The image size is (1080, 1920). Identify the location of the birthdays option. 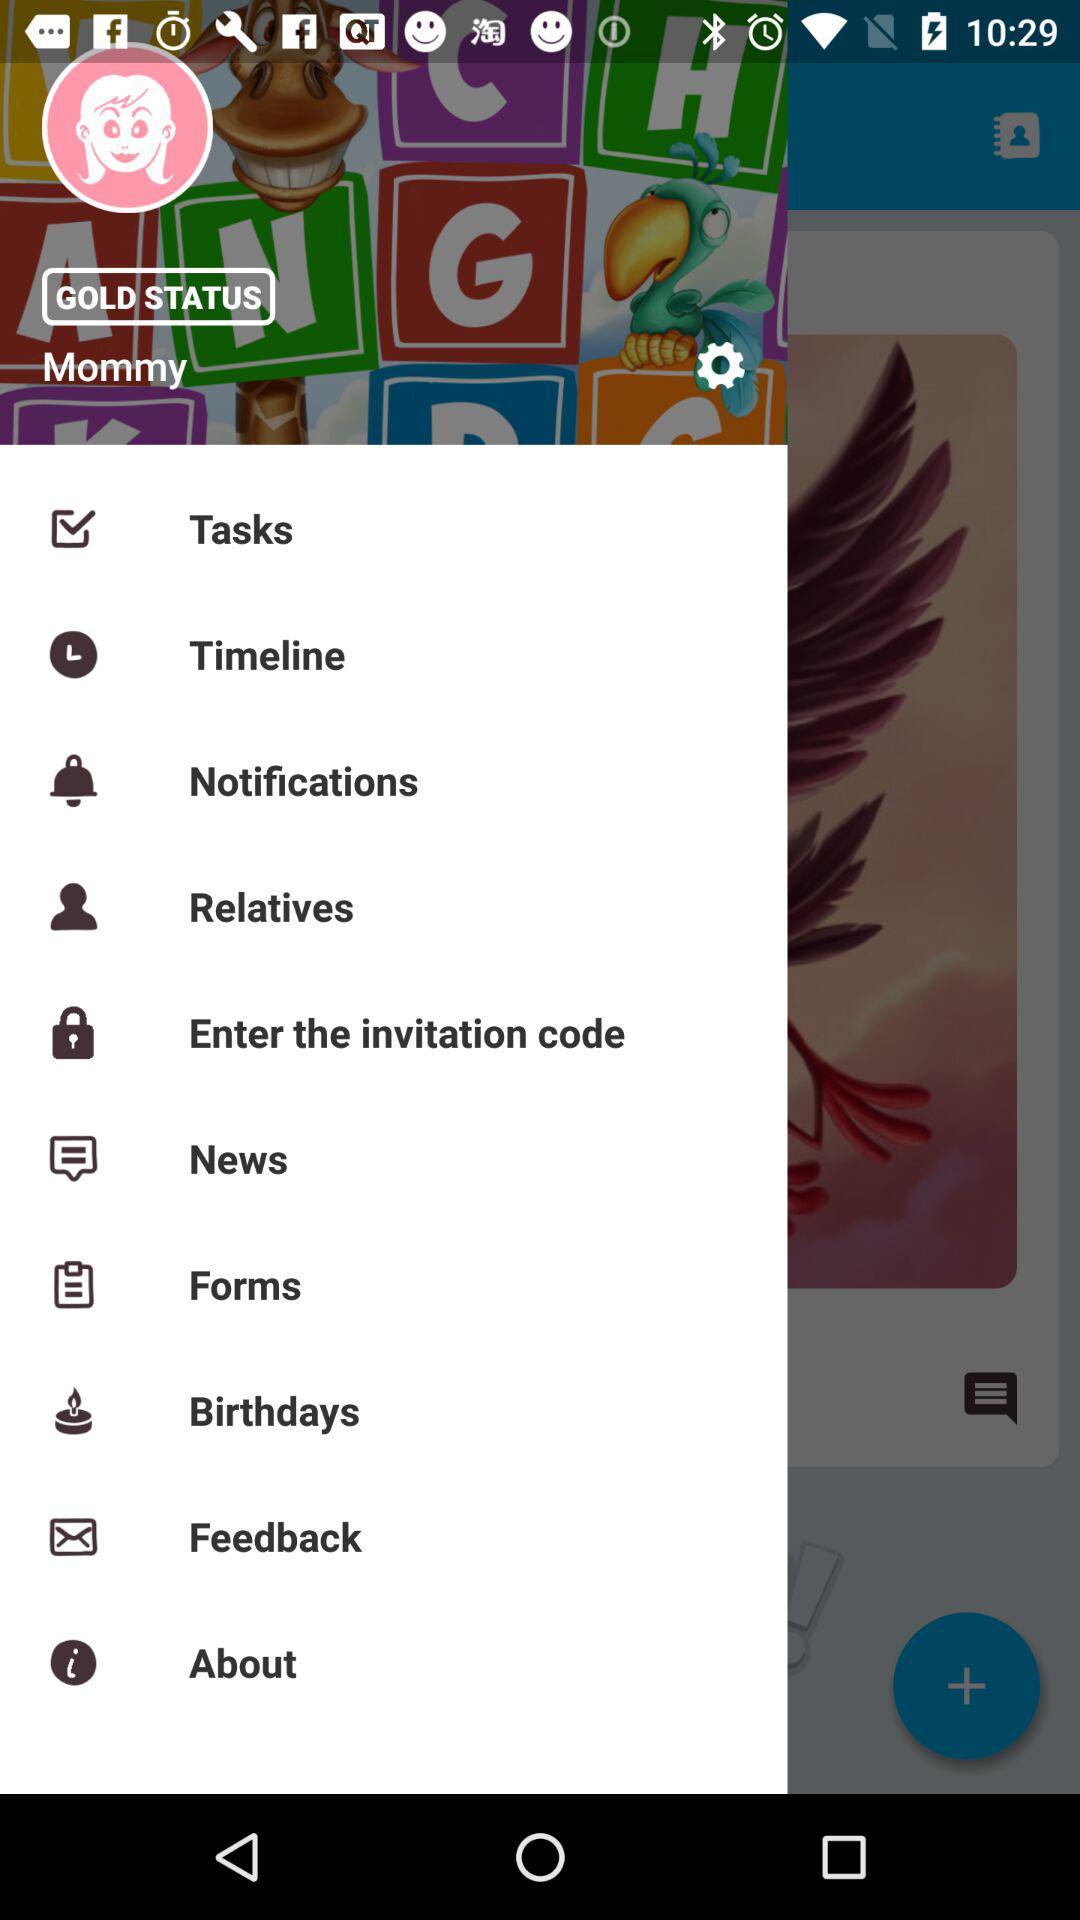
(94, 1396).